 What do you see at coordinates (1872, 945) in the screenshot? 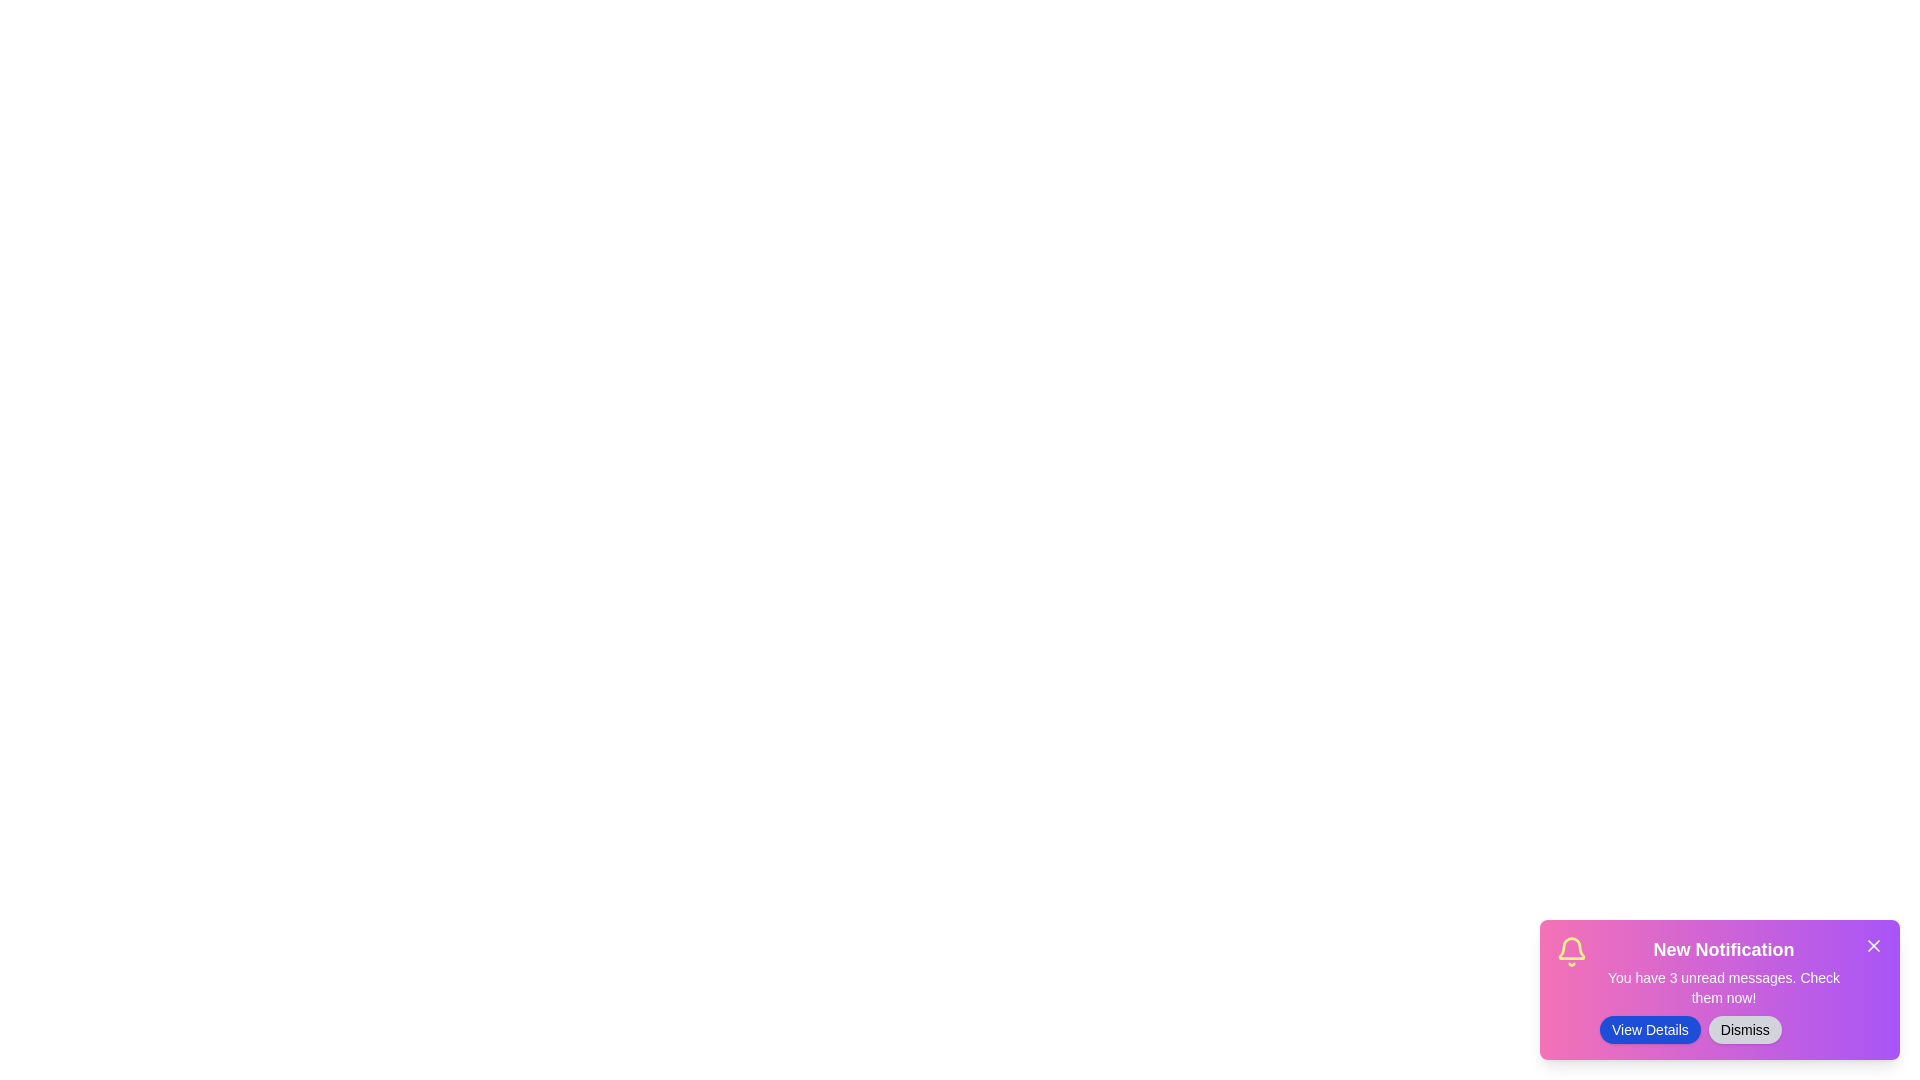
I see `close button (X icon) at the top-right corner of the notification panel` at bounding box center [1872, 945].